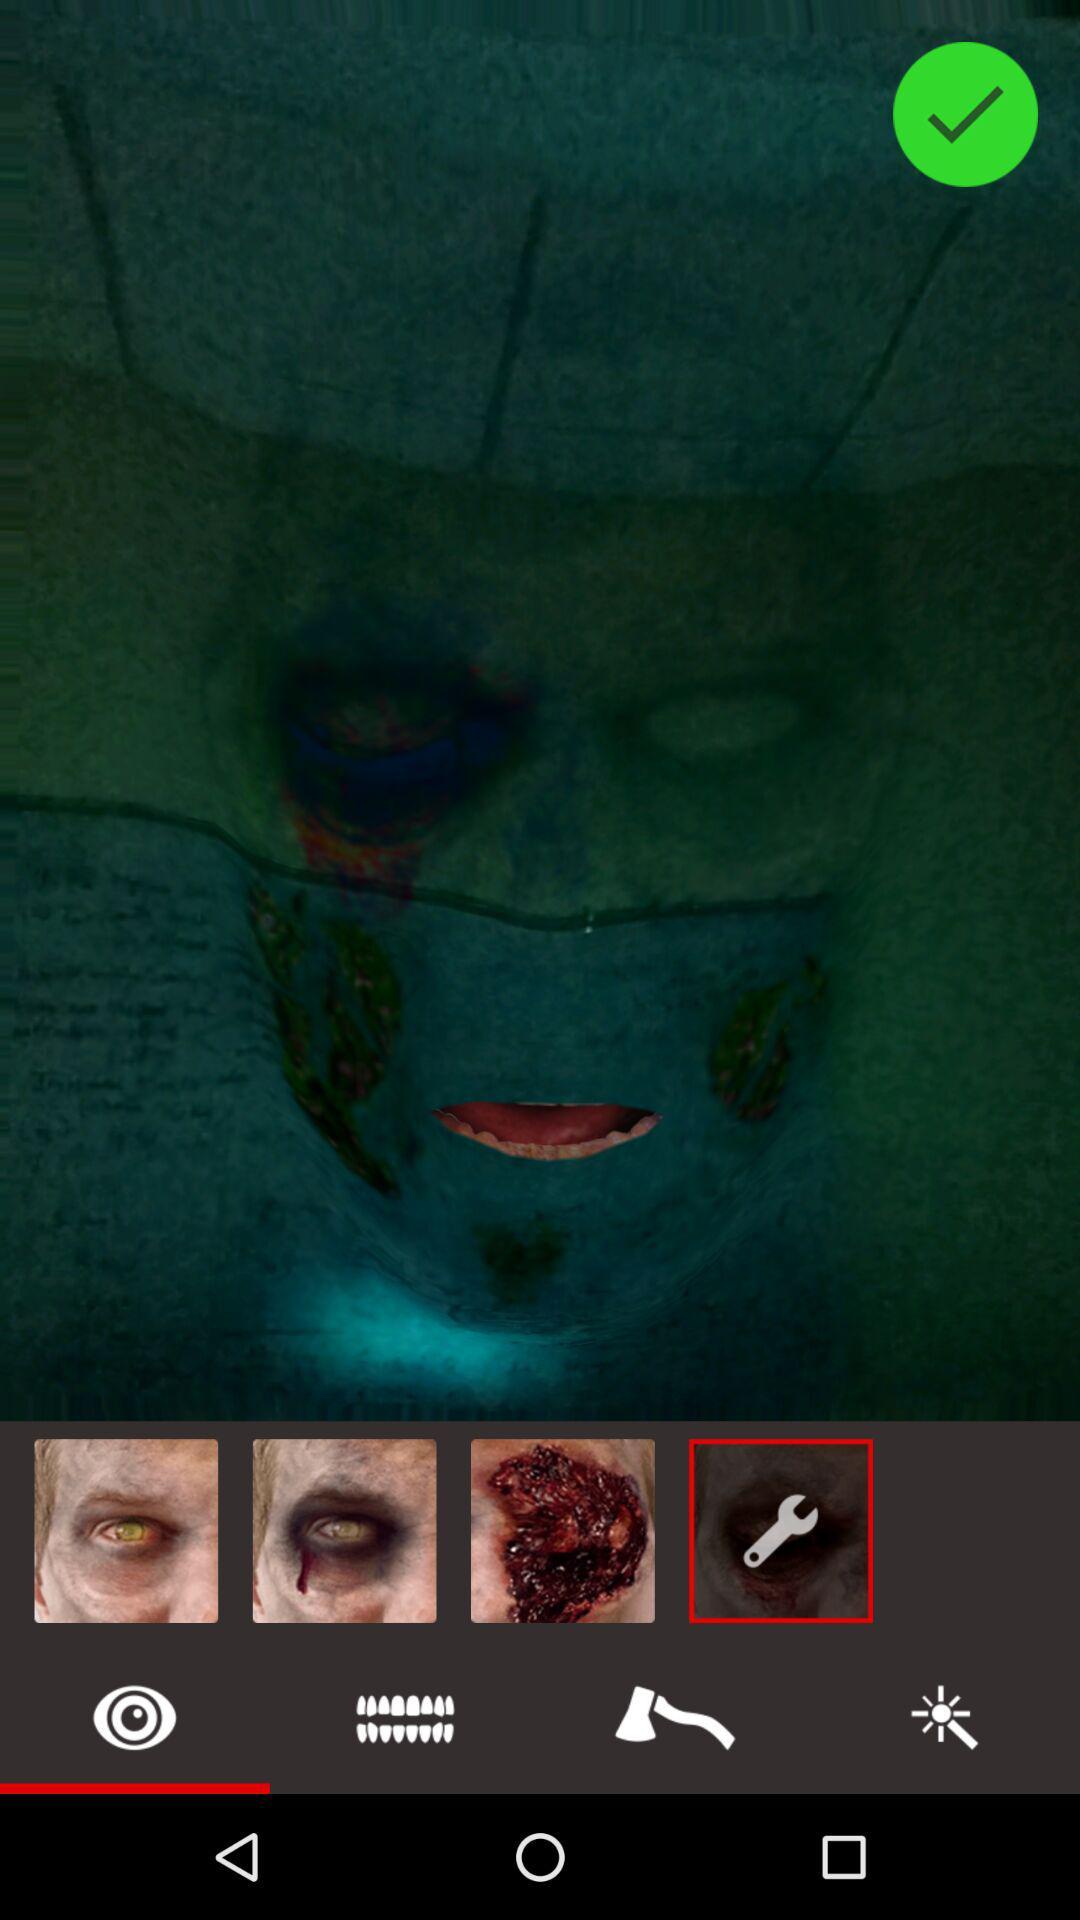  Describe the element at coordinates (945, 1716) in the screenshot. I see `the effects option` at that location.